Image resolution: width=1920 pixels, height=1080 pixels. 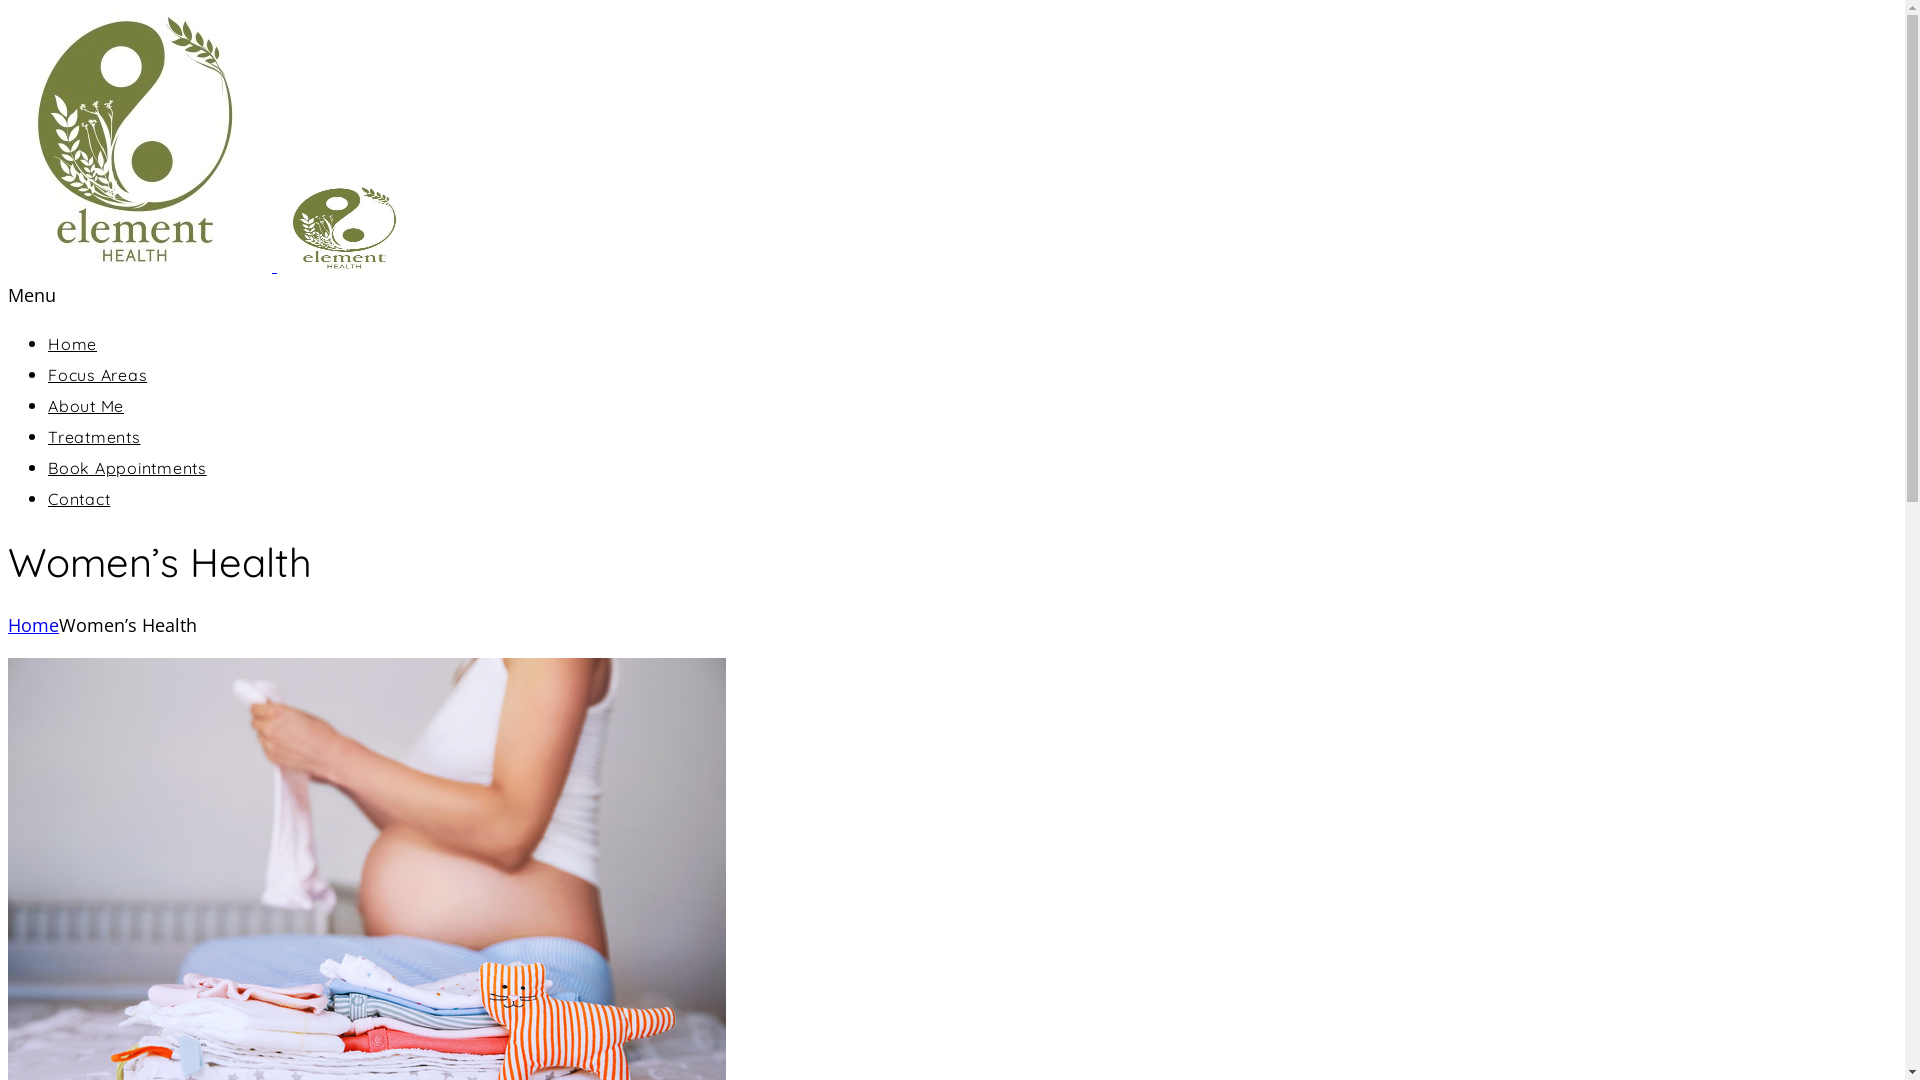 I want to click on 'Home', so click(x=72, y=342).